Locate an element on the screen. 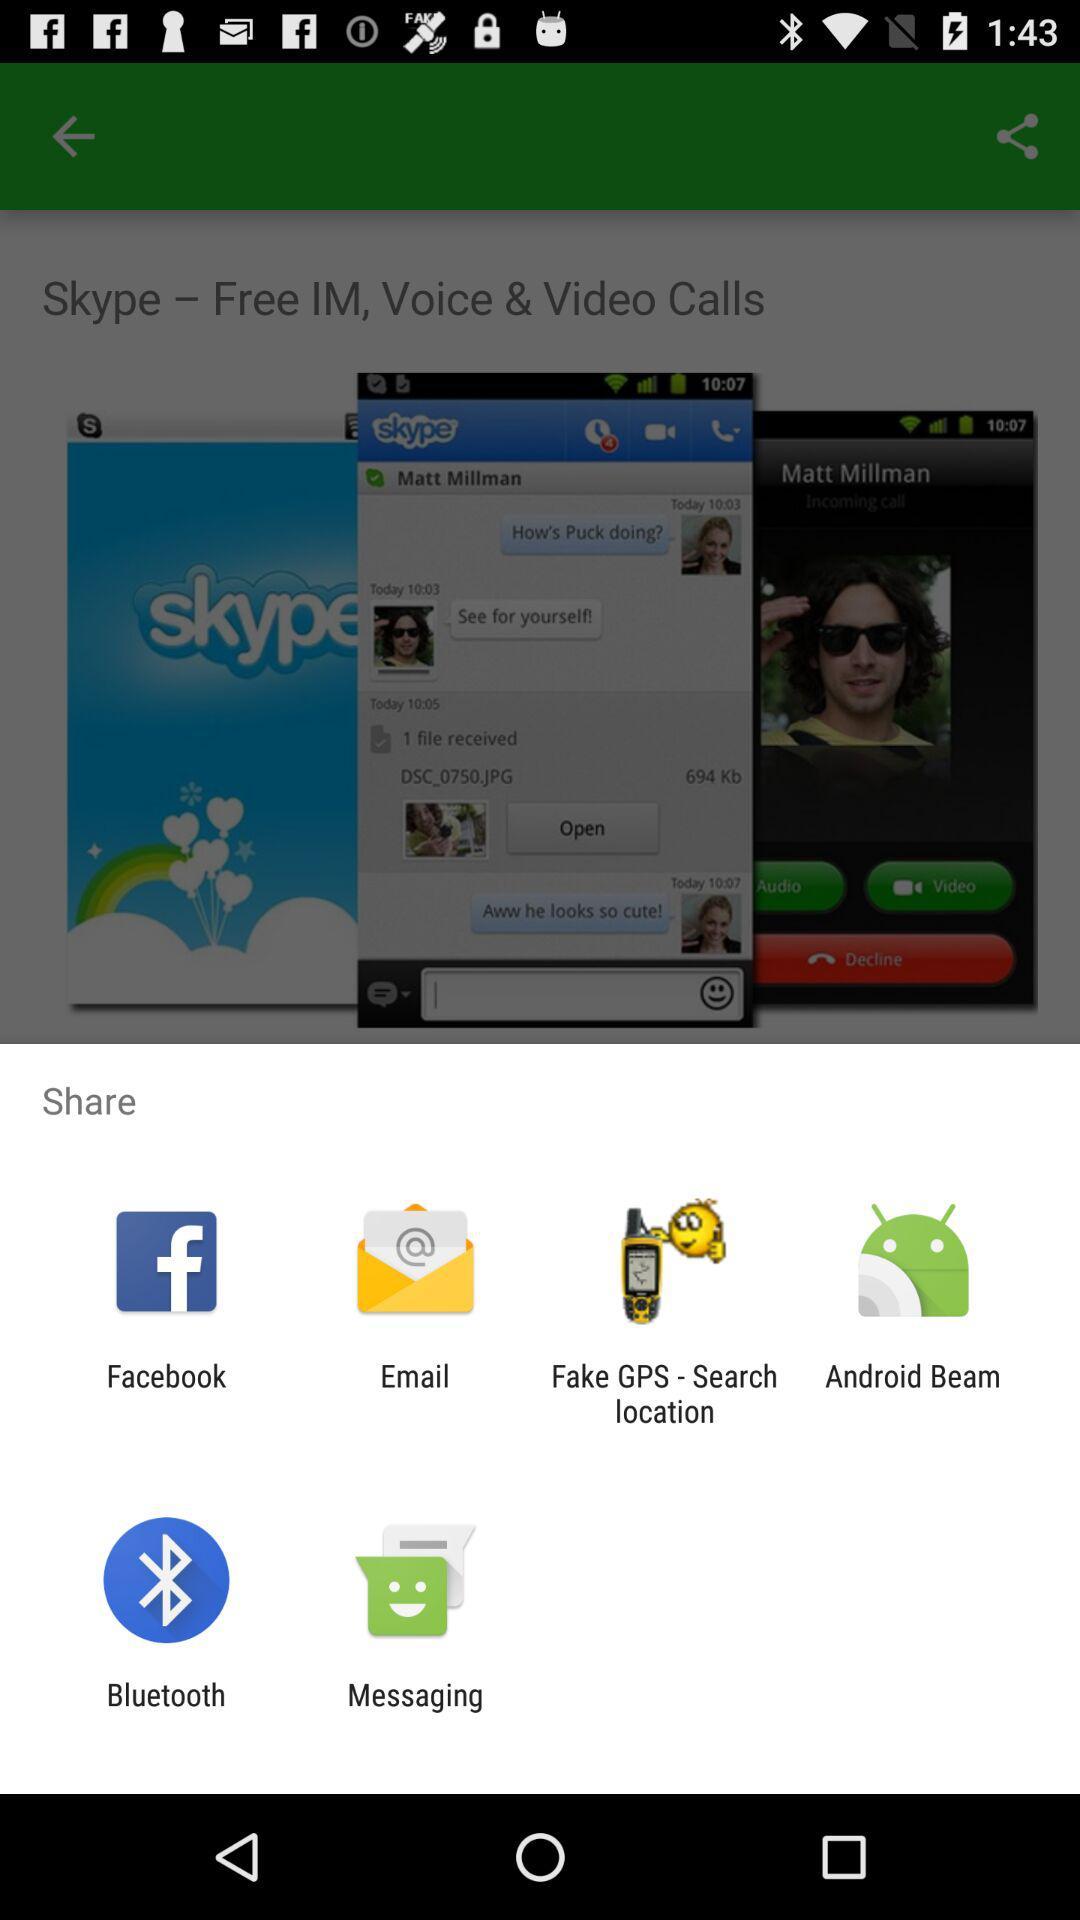 Image resolution: width=1080 pixels, height=1920 pixels. item at the bottom right corner is located at coordinates (913, 1392).